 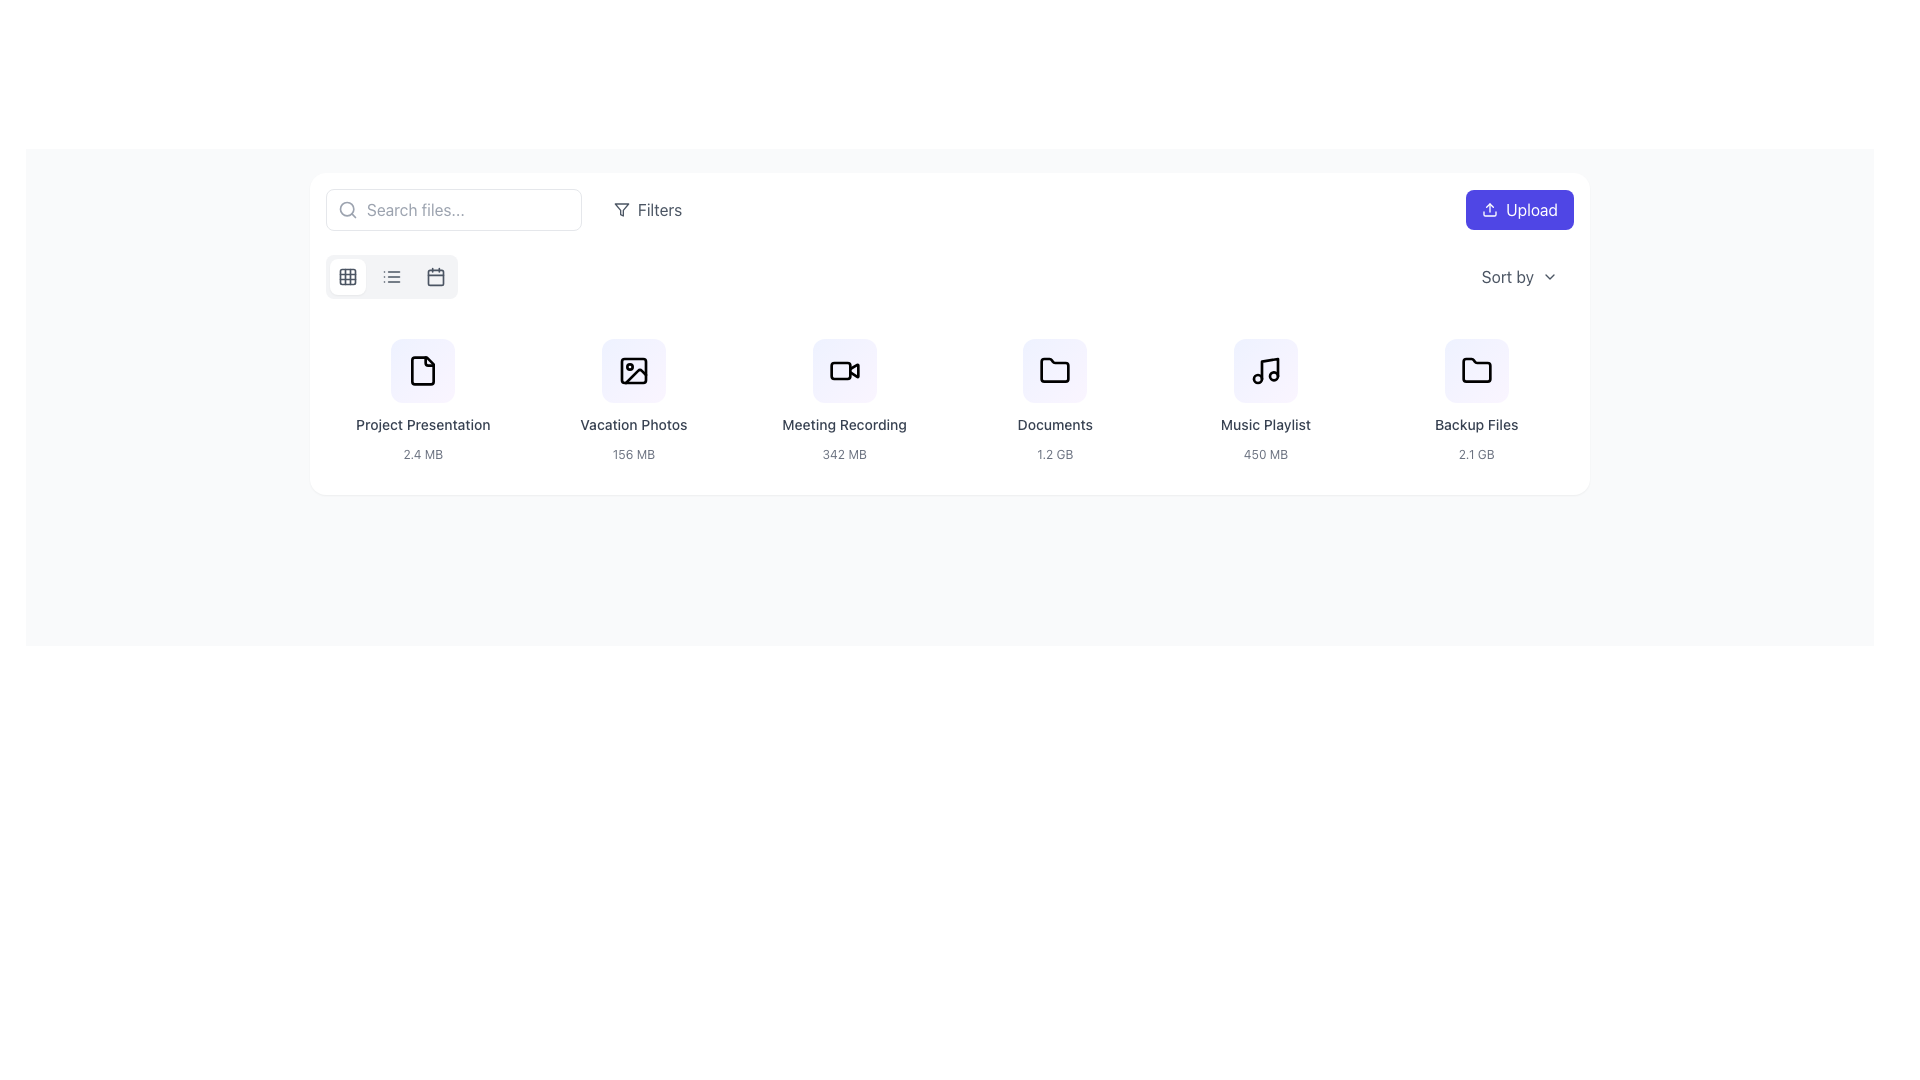 I want to click on the icon button that resembles a three-line list, styled in gray, so click(x=392, y=277).